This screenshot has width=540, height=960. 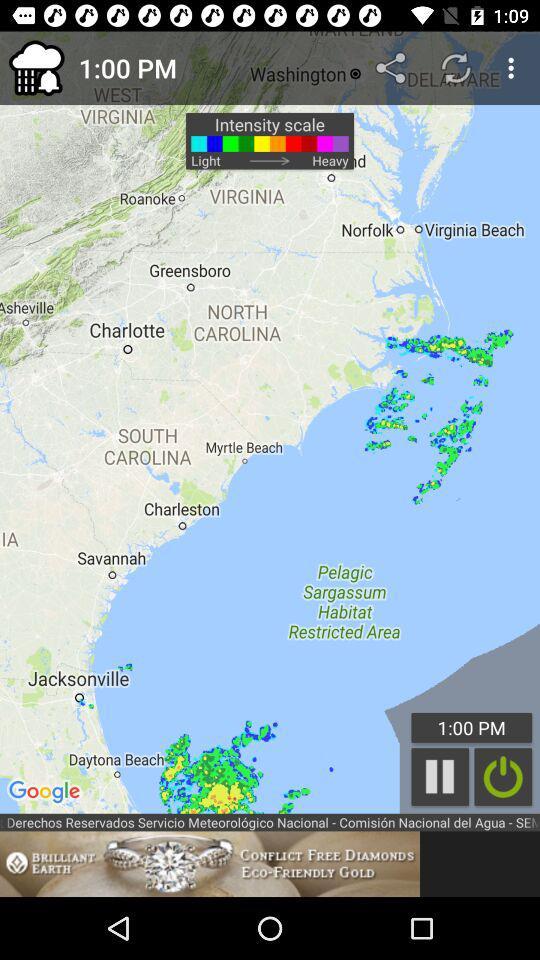 What do you see at coordinates (502, 776) in the screenshot?
I see `the icon above the national weather service item` at bounding box center [502, 776].